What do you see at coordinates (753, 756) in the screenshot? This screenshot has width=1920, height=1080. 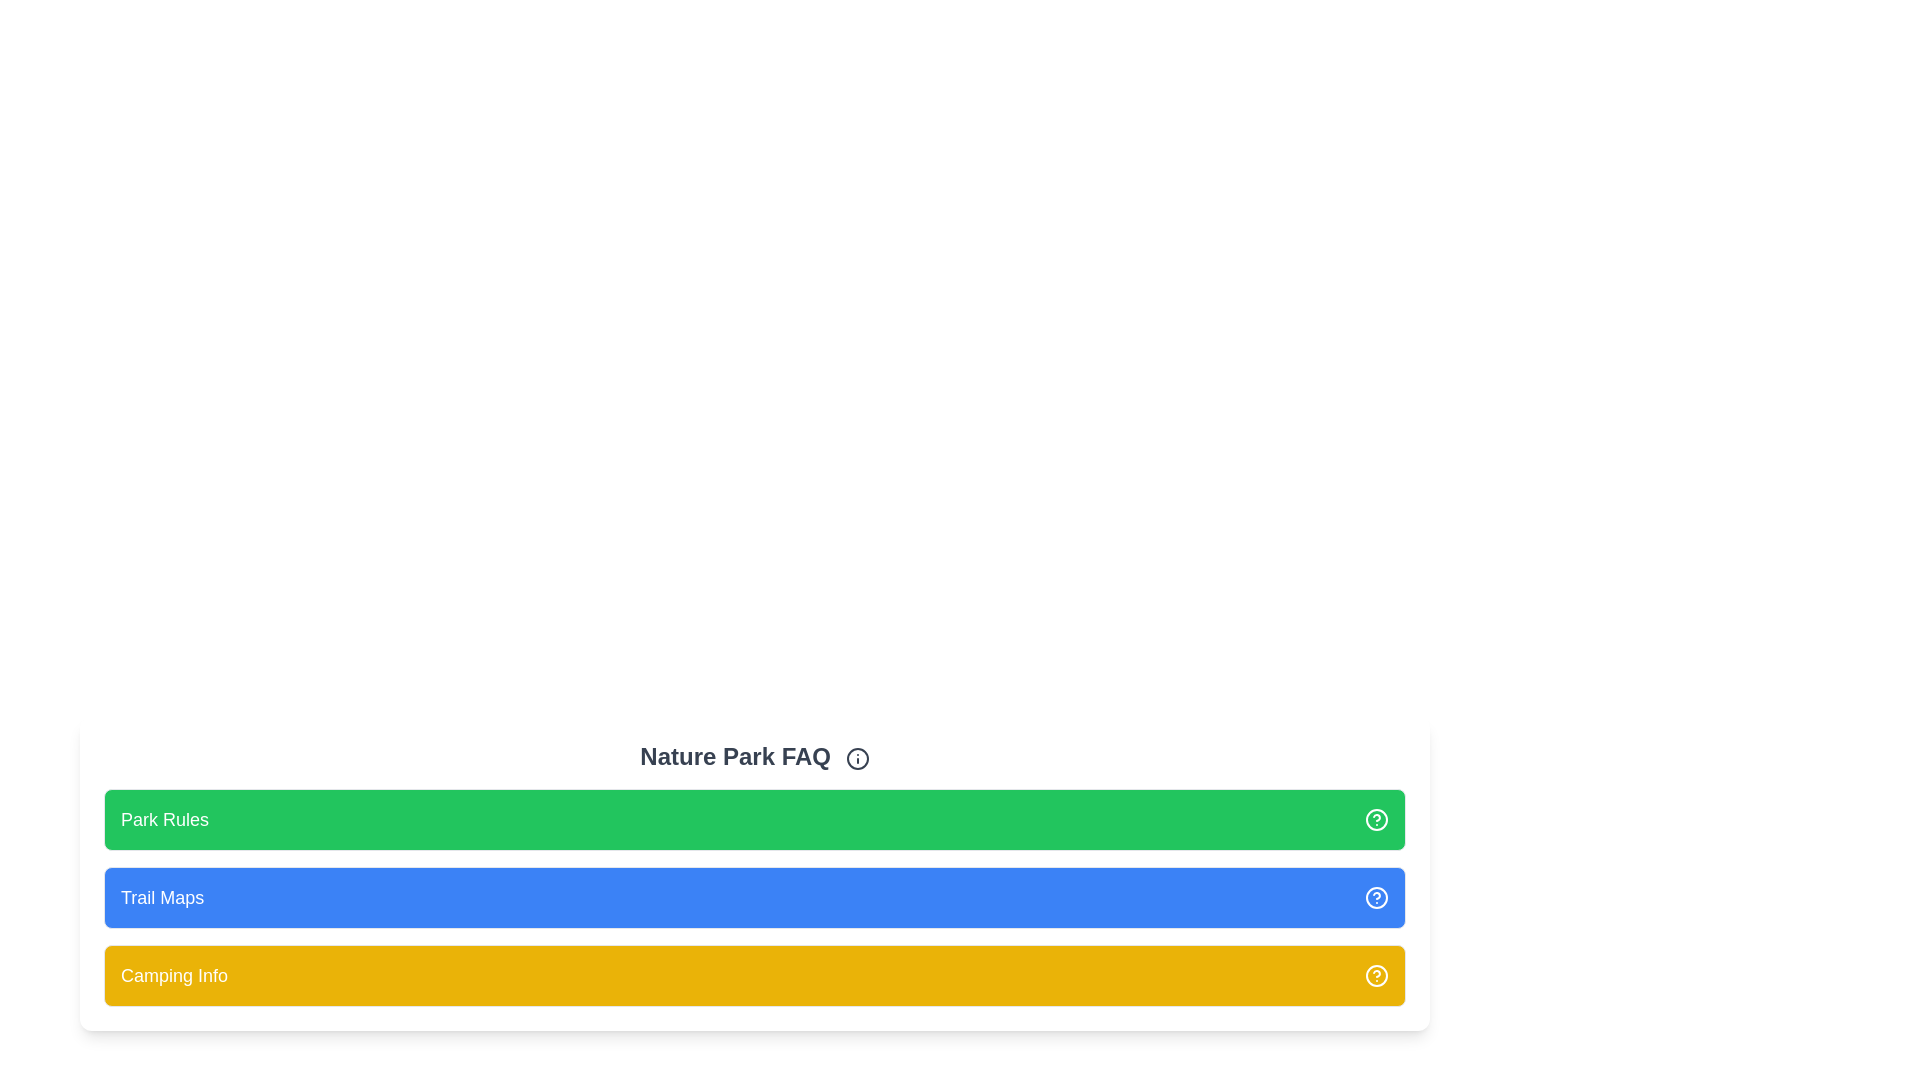 I see `the text header displaying 'Nature Park FAQ', which is bold and large in gray color, centered above other elements in the layout` at bounding box center [753, 756].